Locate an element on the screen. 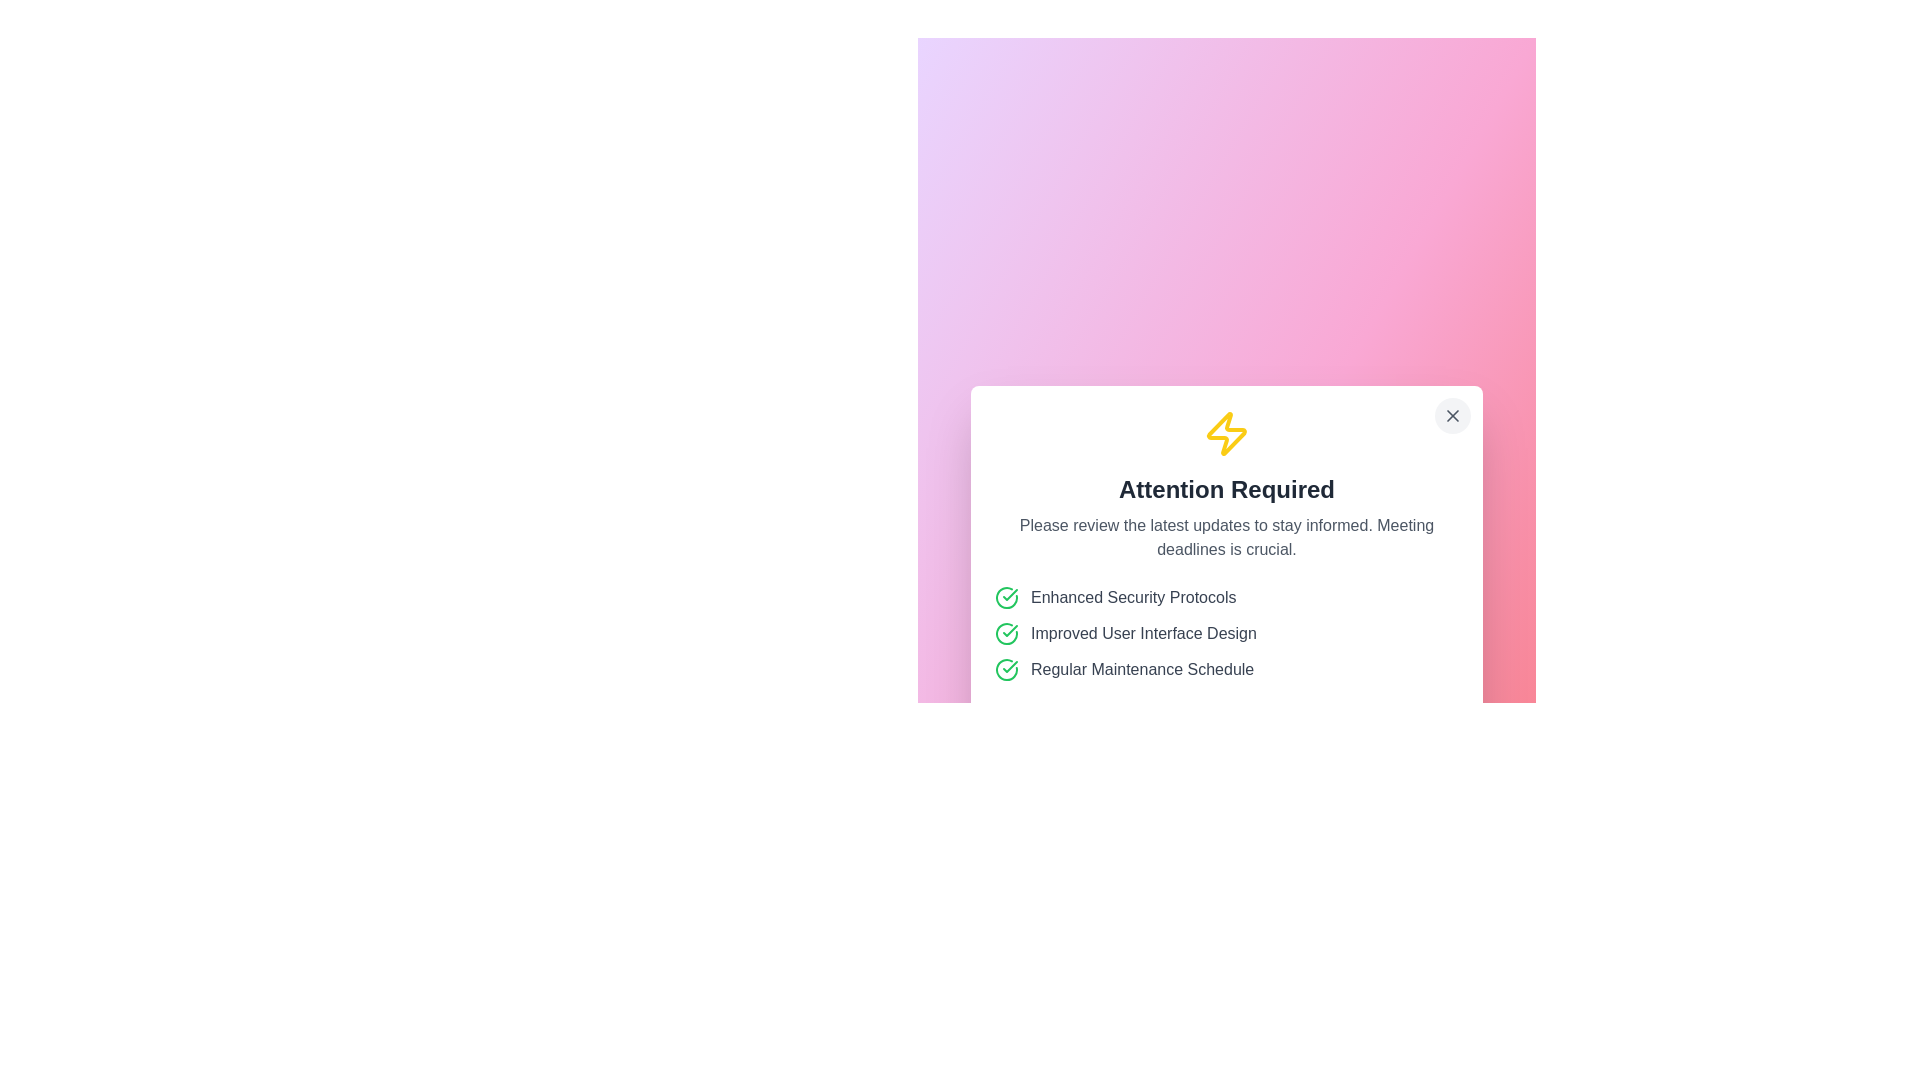 This screenshot has height=1080, width=1920. icon or status indicator that signifies the completion of the 'Regular Maintenance Schedule' action for additional information is located at coordinates (1007, 670).